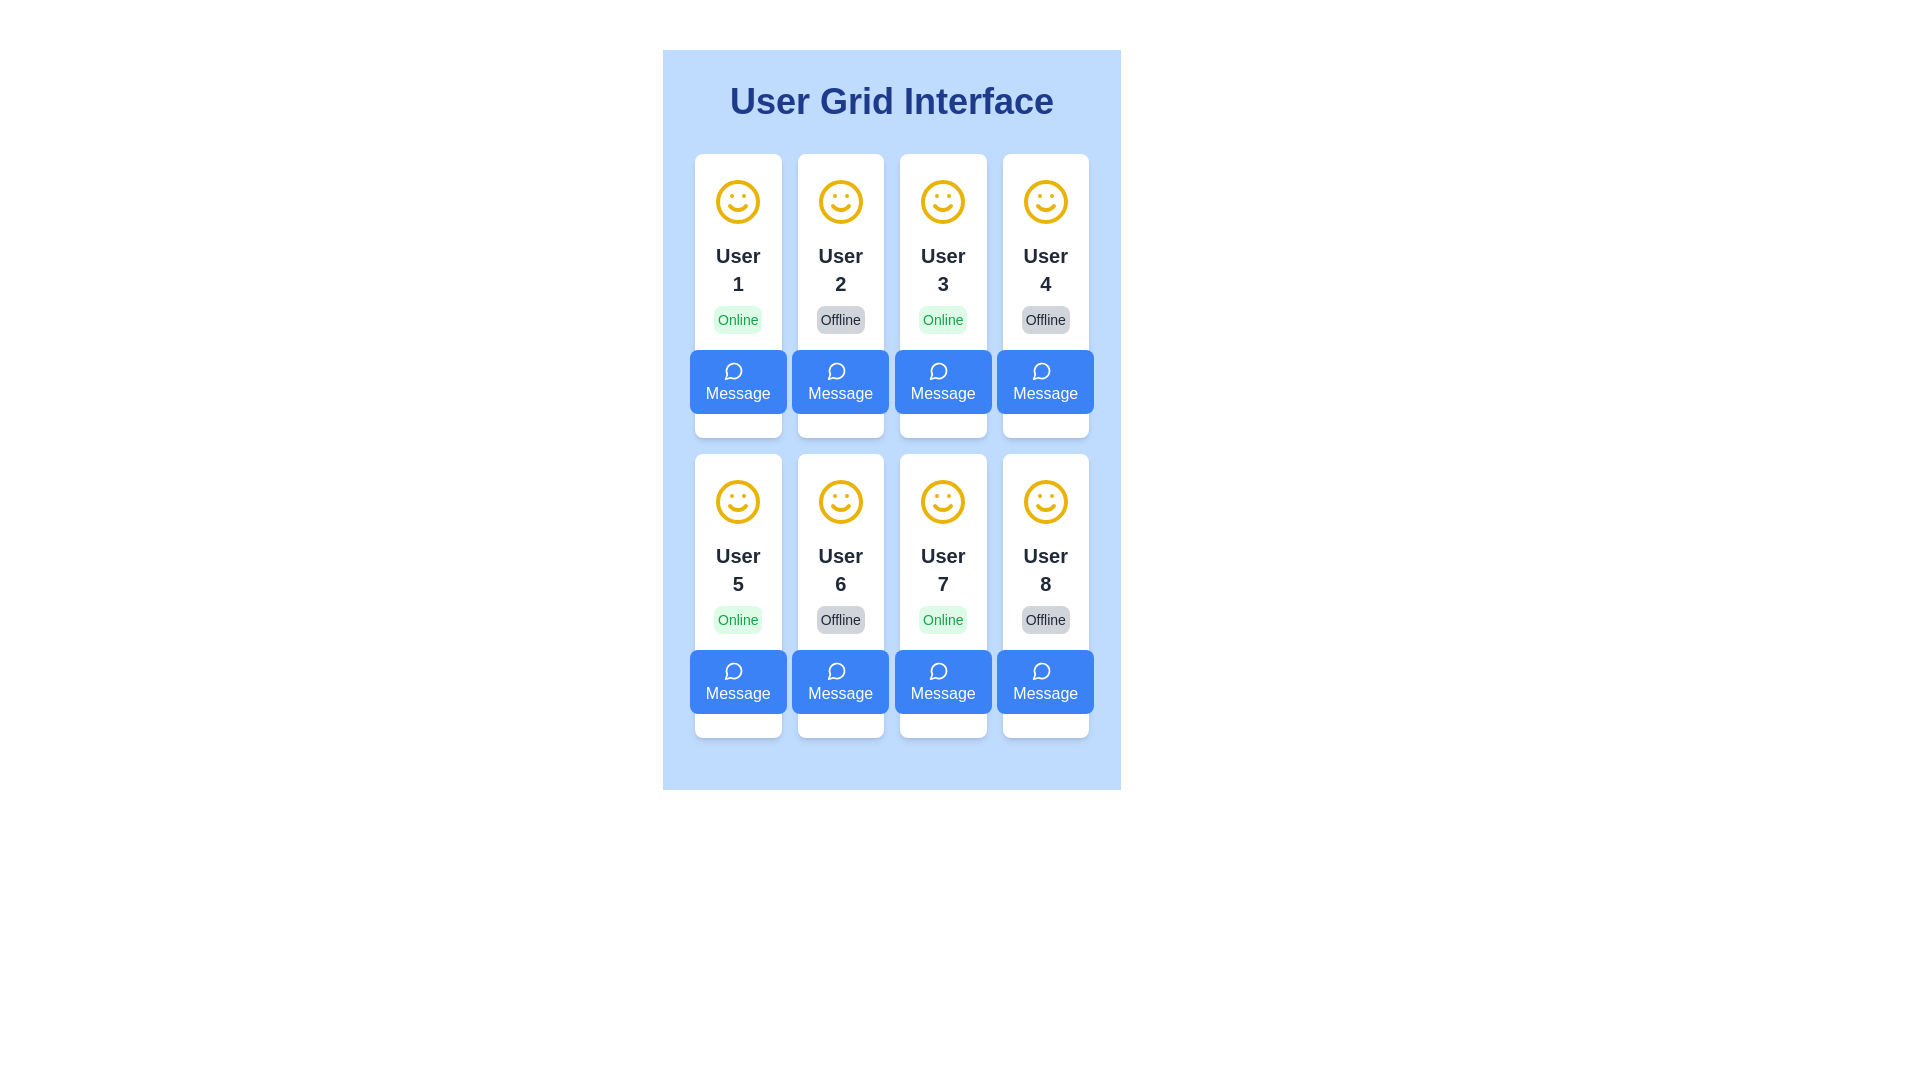 The image size is (1920, 1080). Describe the element at coordinates (1044, 296) in the screenshot. I see `user status from the Card located at the top-right corner of the grid layout, which represents user-related information and includes a status indicator` at that location.